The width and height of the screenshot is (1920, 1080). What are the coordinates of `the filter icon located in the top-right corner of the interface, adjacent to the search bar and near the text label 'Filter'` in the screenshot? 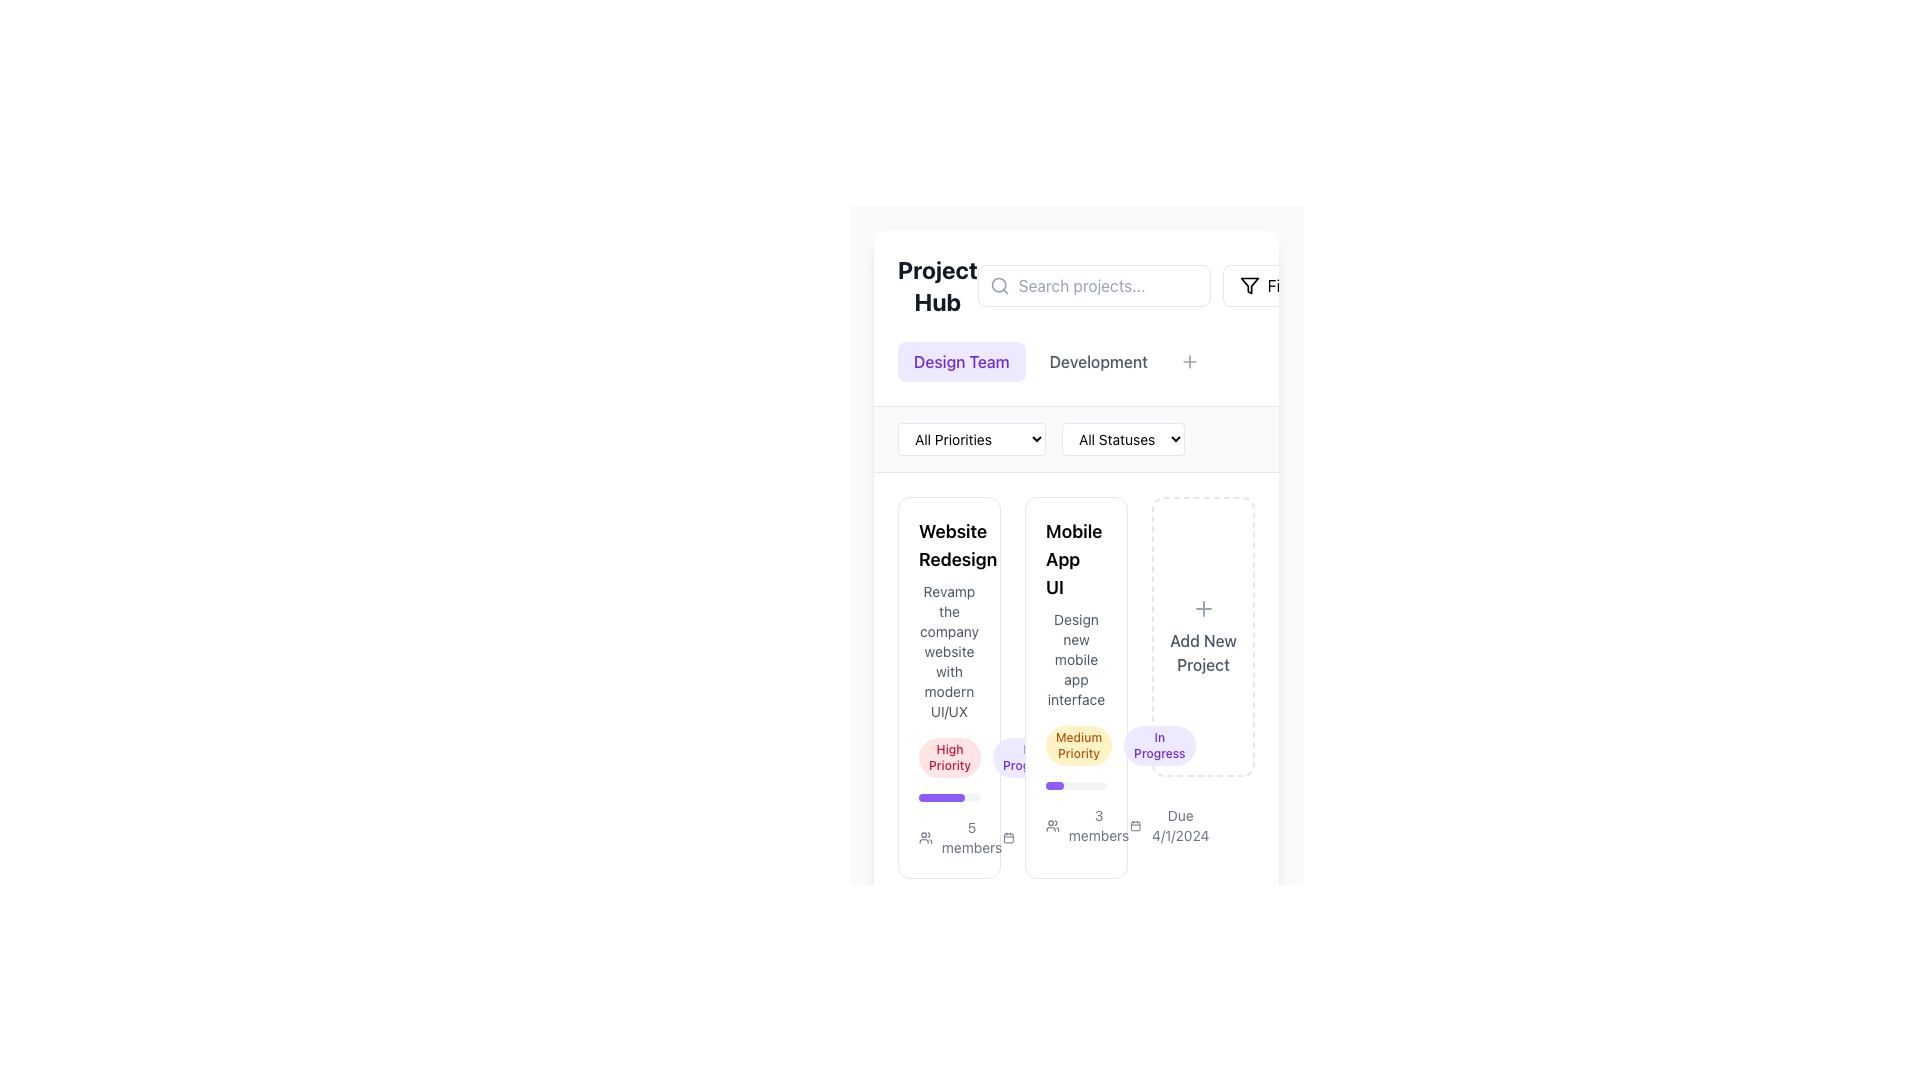 It's located at (1248, 285).